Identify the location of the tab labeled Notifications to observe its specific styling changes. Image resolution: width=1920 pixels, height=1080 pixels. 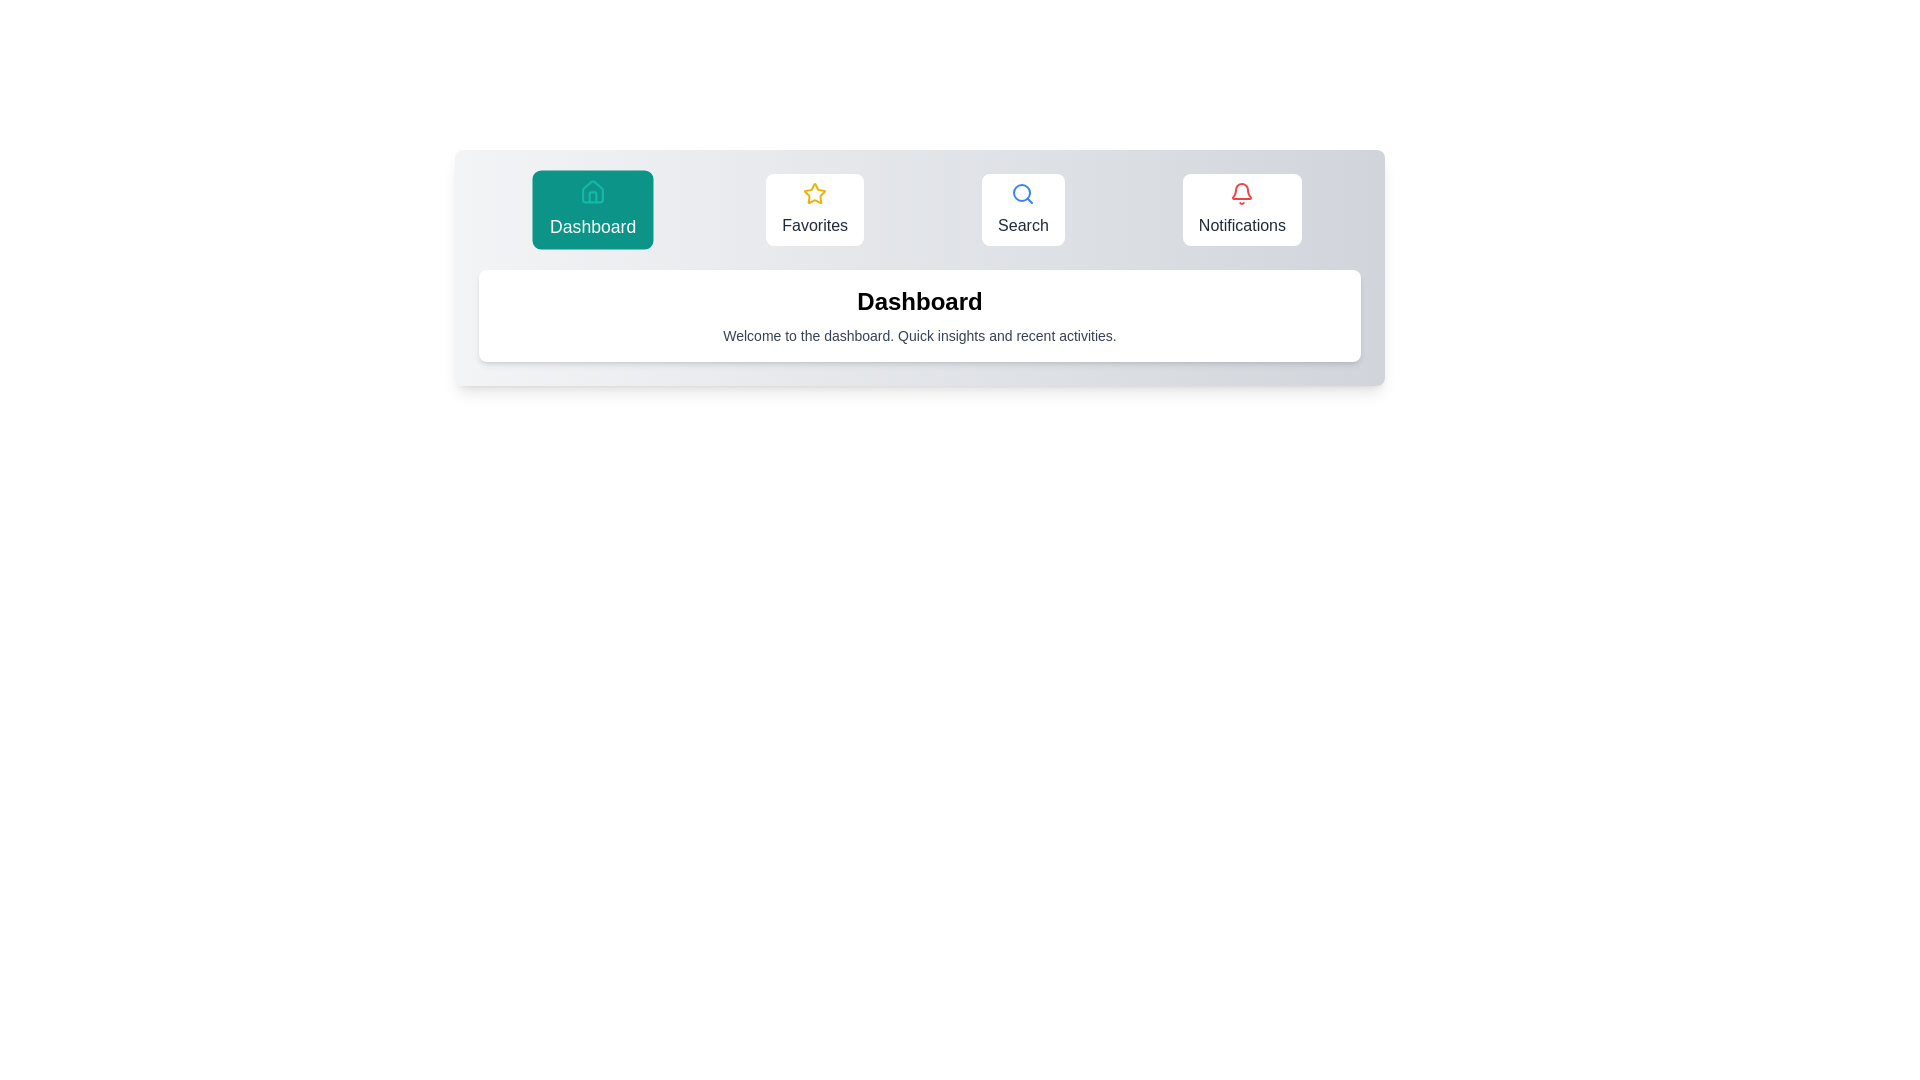
(1241, 209).